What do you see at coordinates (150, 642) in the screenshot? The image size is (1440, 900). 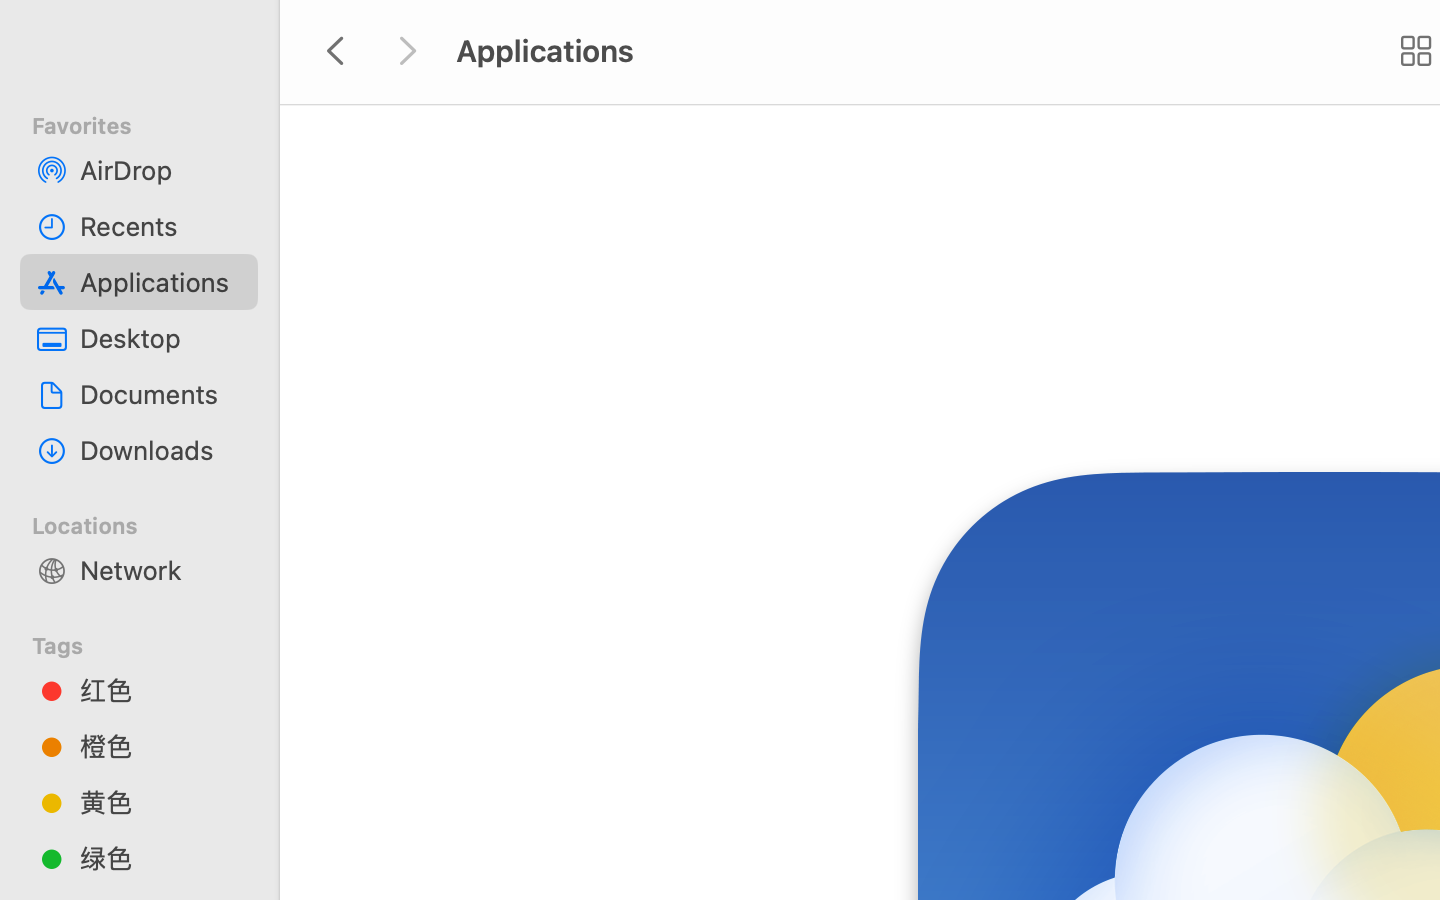 I see `'Tags'` at bounding box center [150, 642].